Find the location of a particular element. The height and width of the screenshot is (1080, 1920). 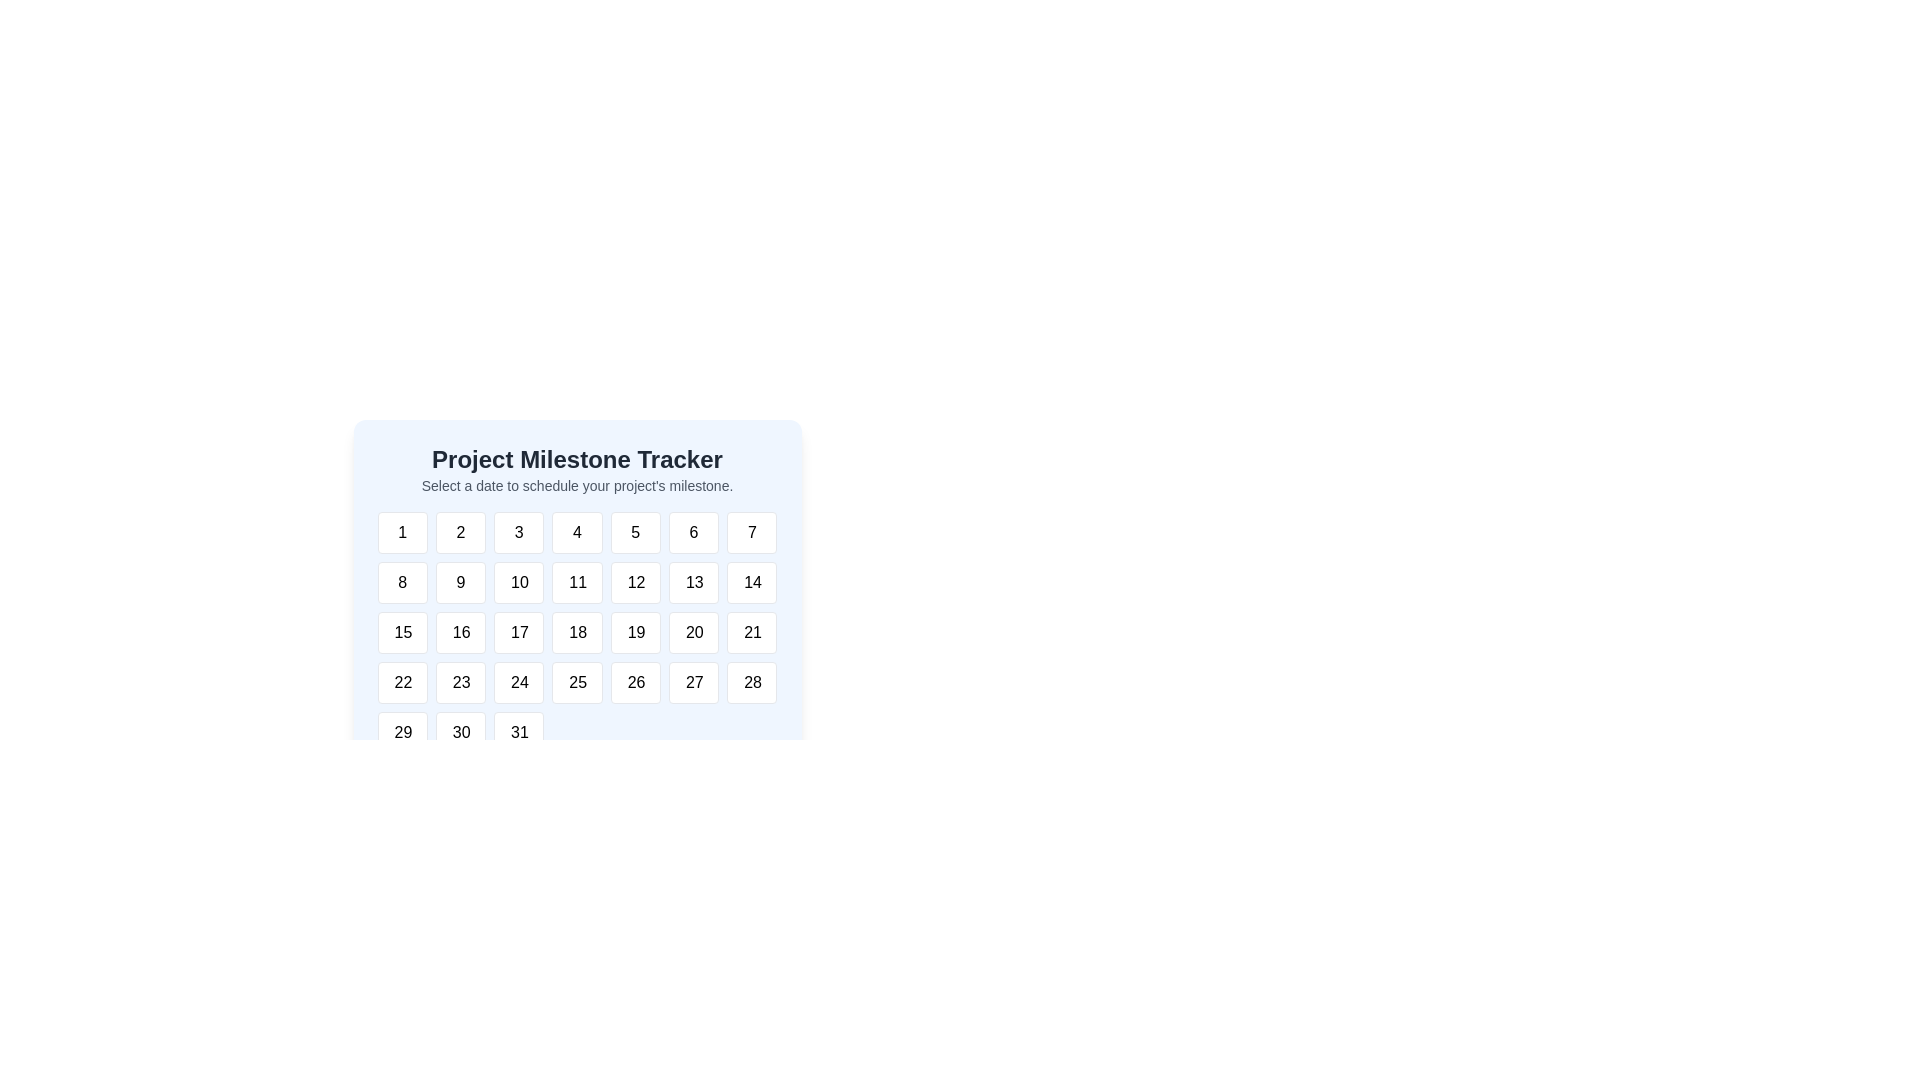

on the calendar date block displaying '13', located in the second row and sixth column of the date-picker grid is located at coordinates (694, 582).